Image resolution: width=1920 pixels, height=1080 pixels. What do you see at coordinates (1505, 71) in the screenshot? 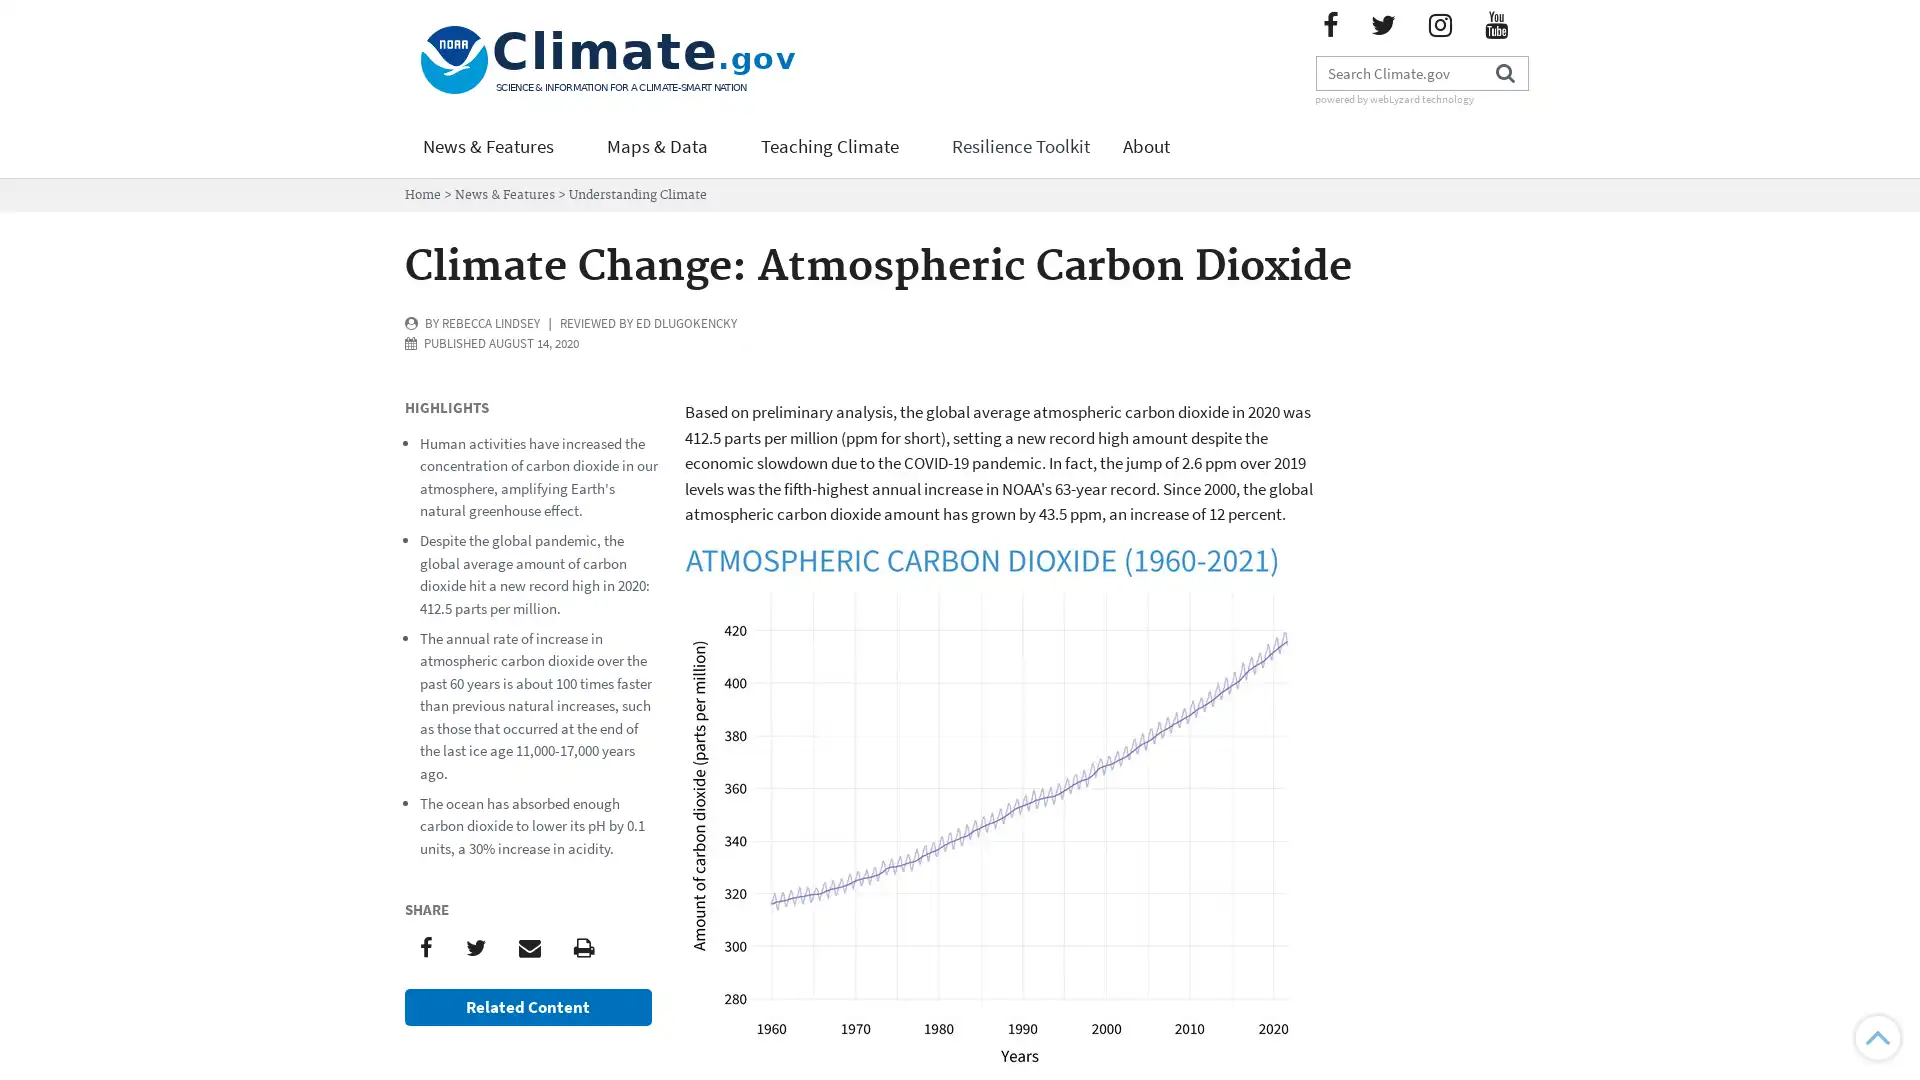
I see `Search` at bounding box center [1505, 71].